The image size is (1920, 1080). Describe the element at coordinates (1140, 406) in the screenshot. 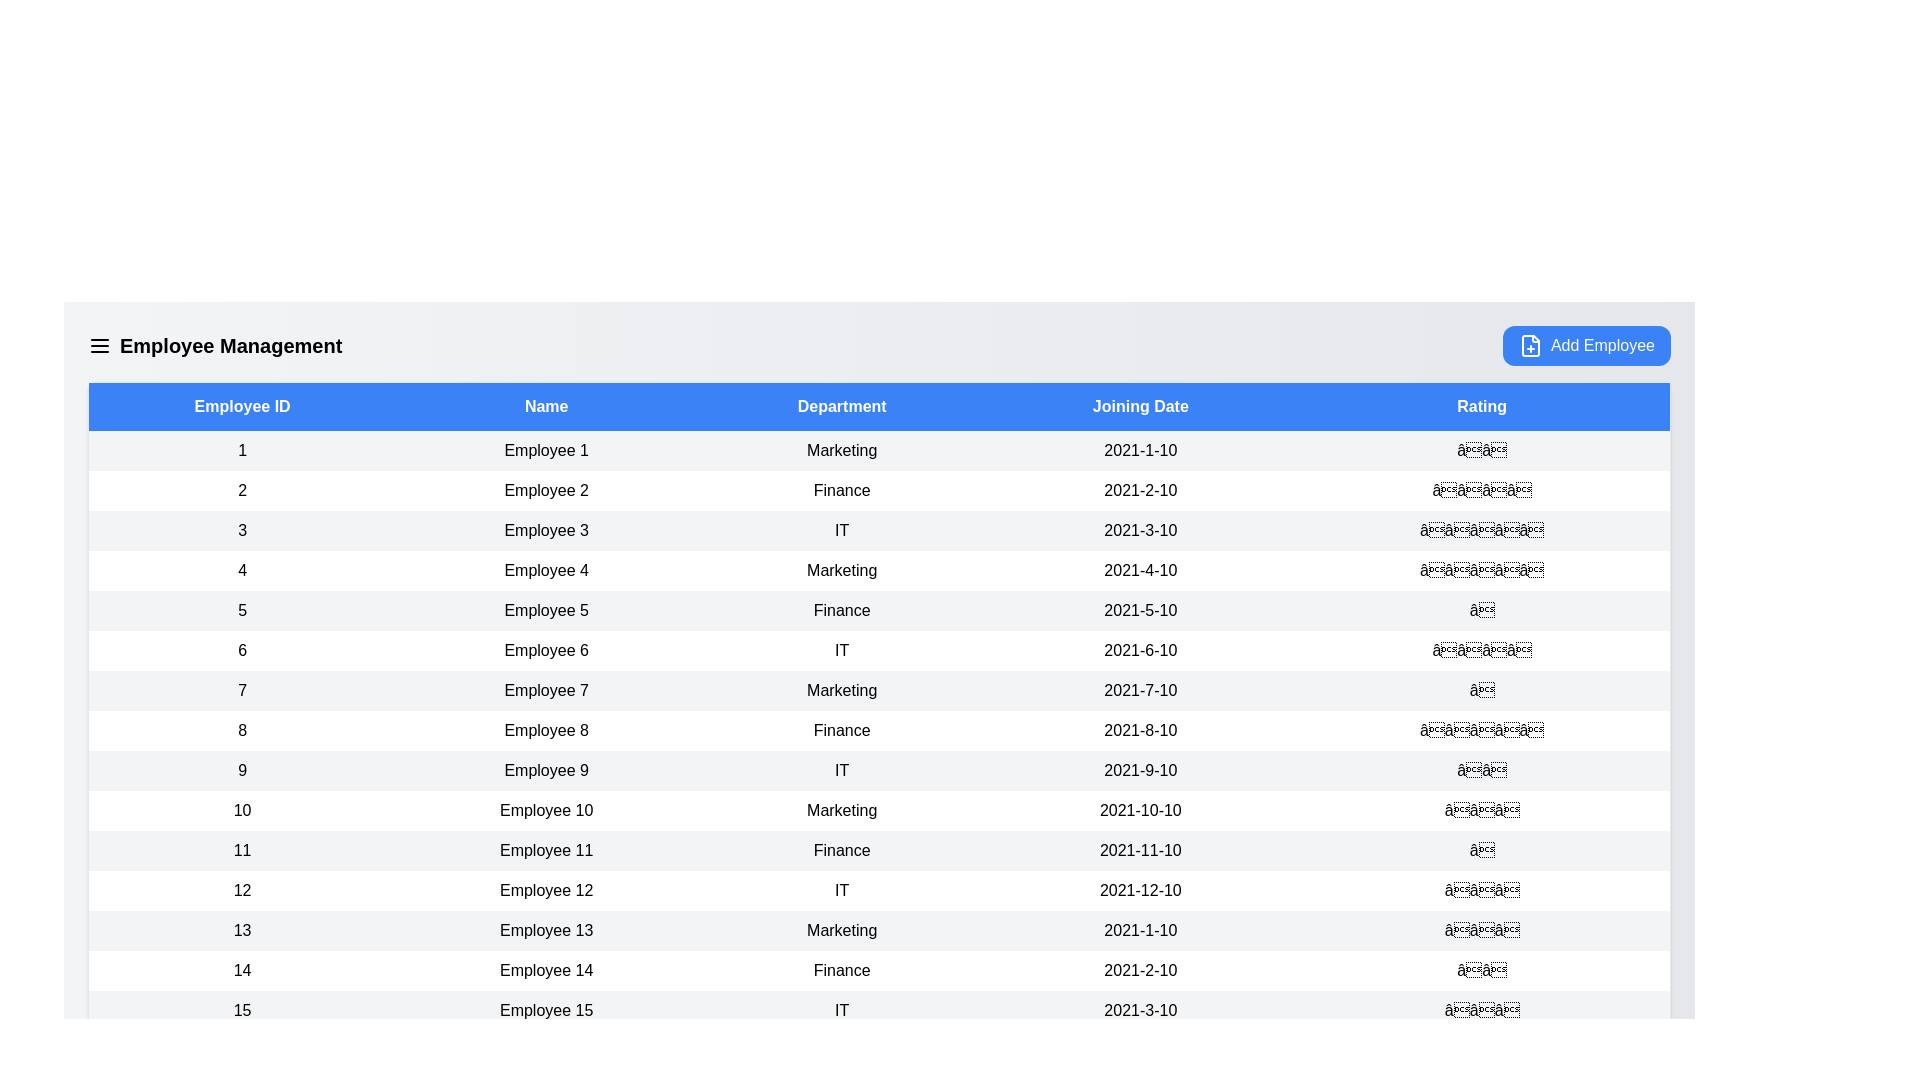

I see `the header of the table to sort the data by Joining Date` at that location.